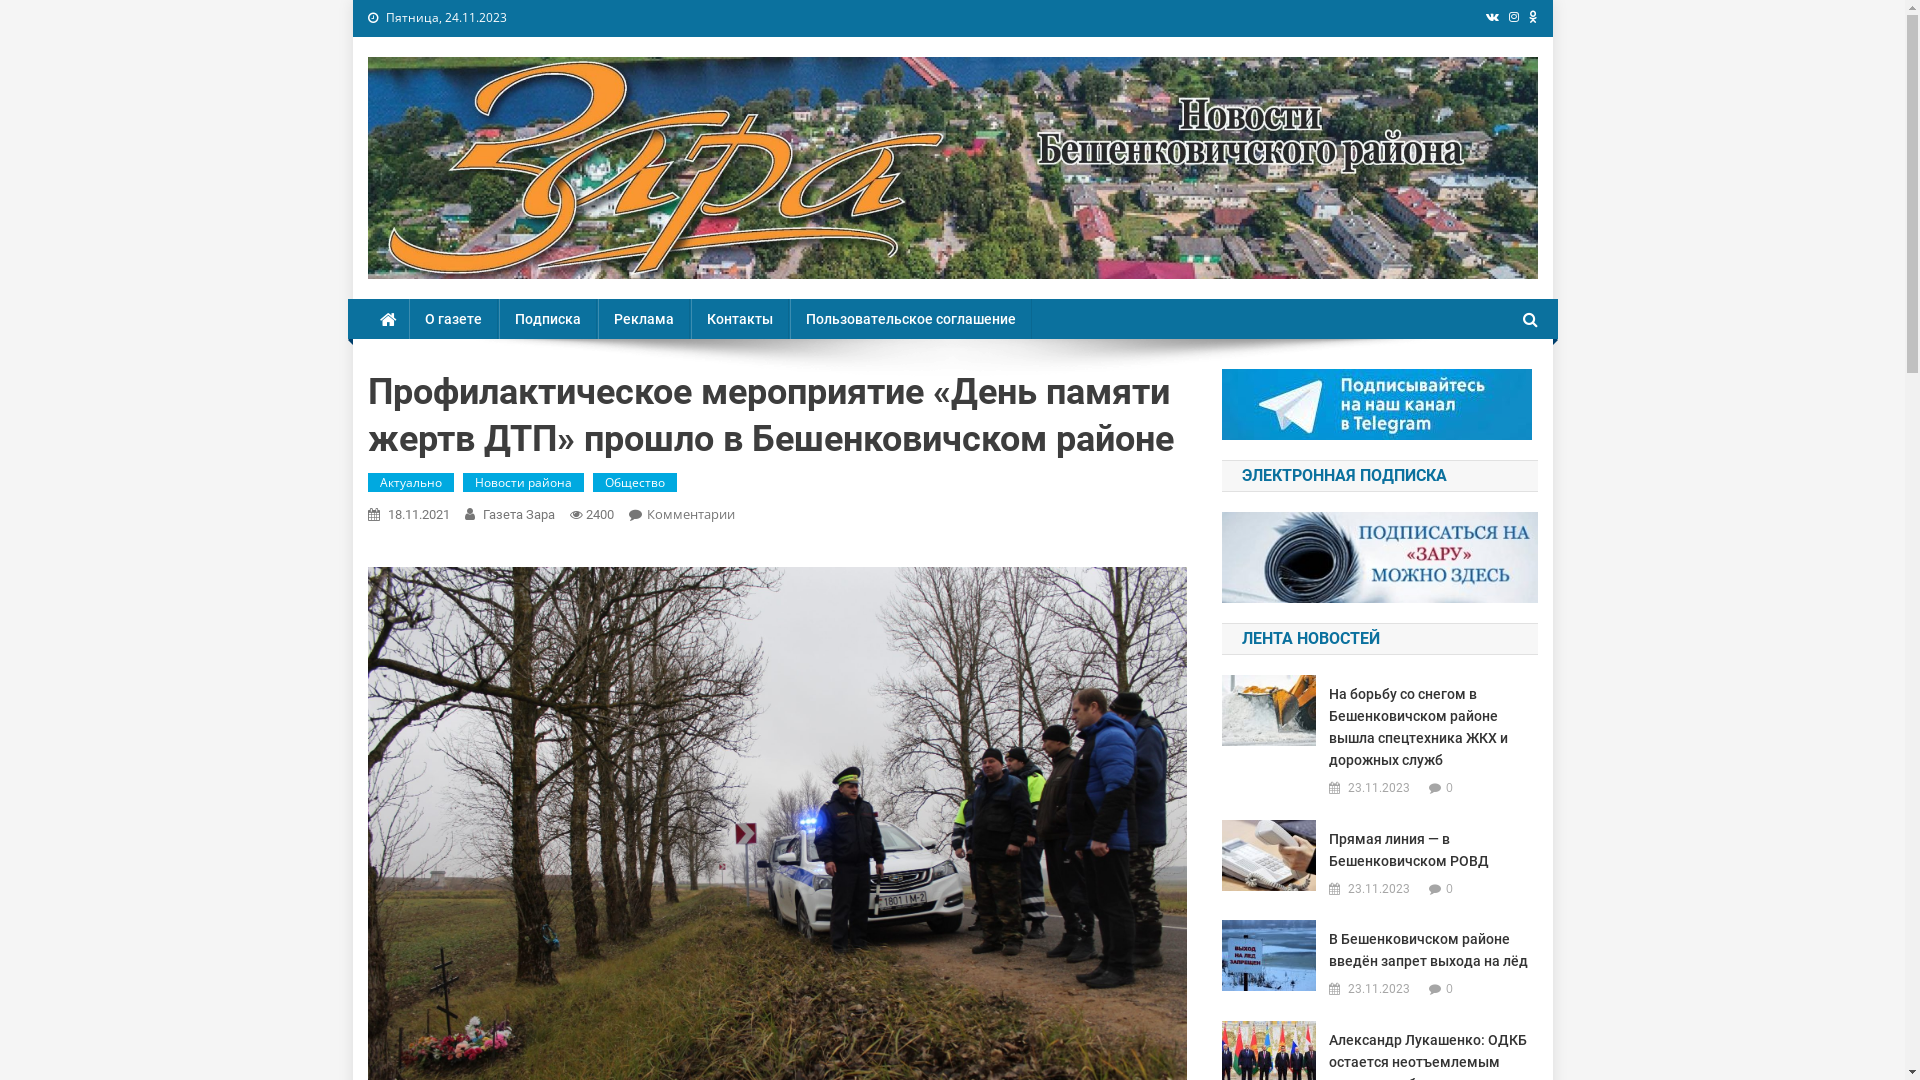 This screenshot has width=1920, height=1080. Describe the element at coordinates (1377, 787) in the screenshot. I see `'23.11.2023'` at that location.